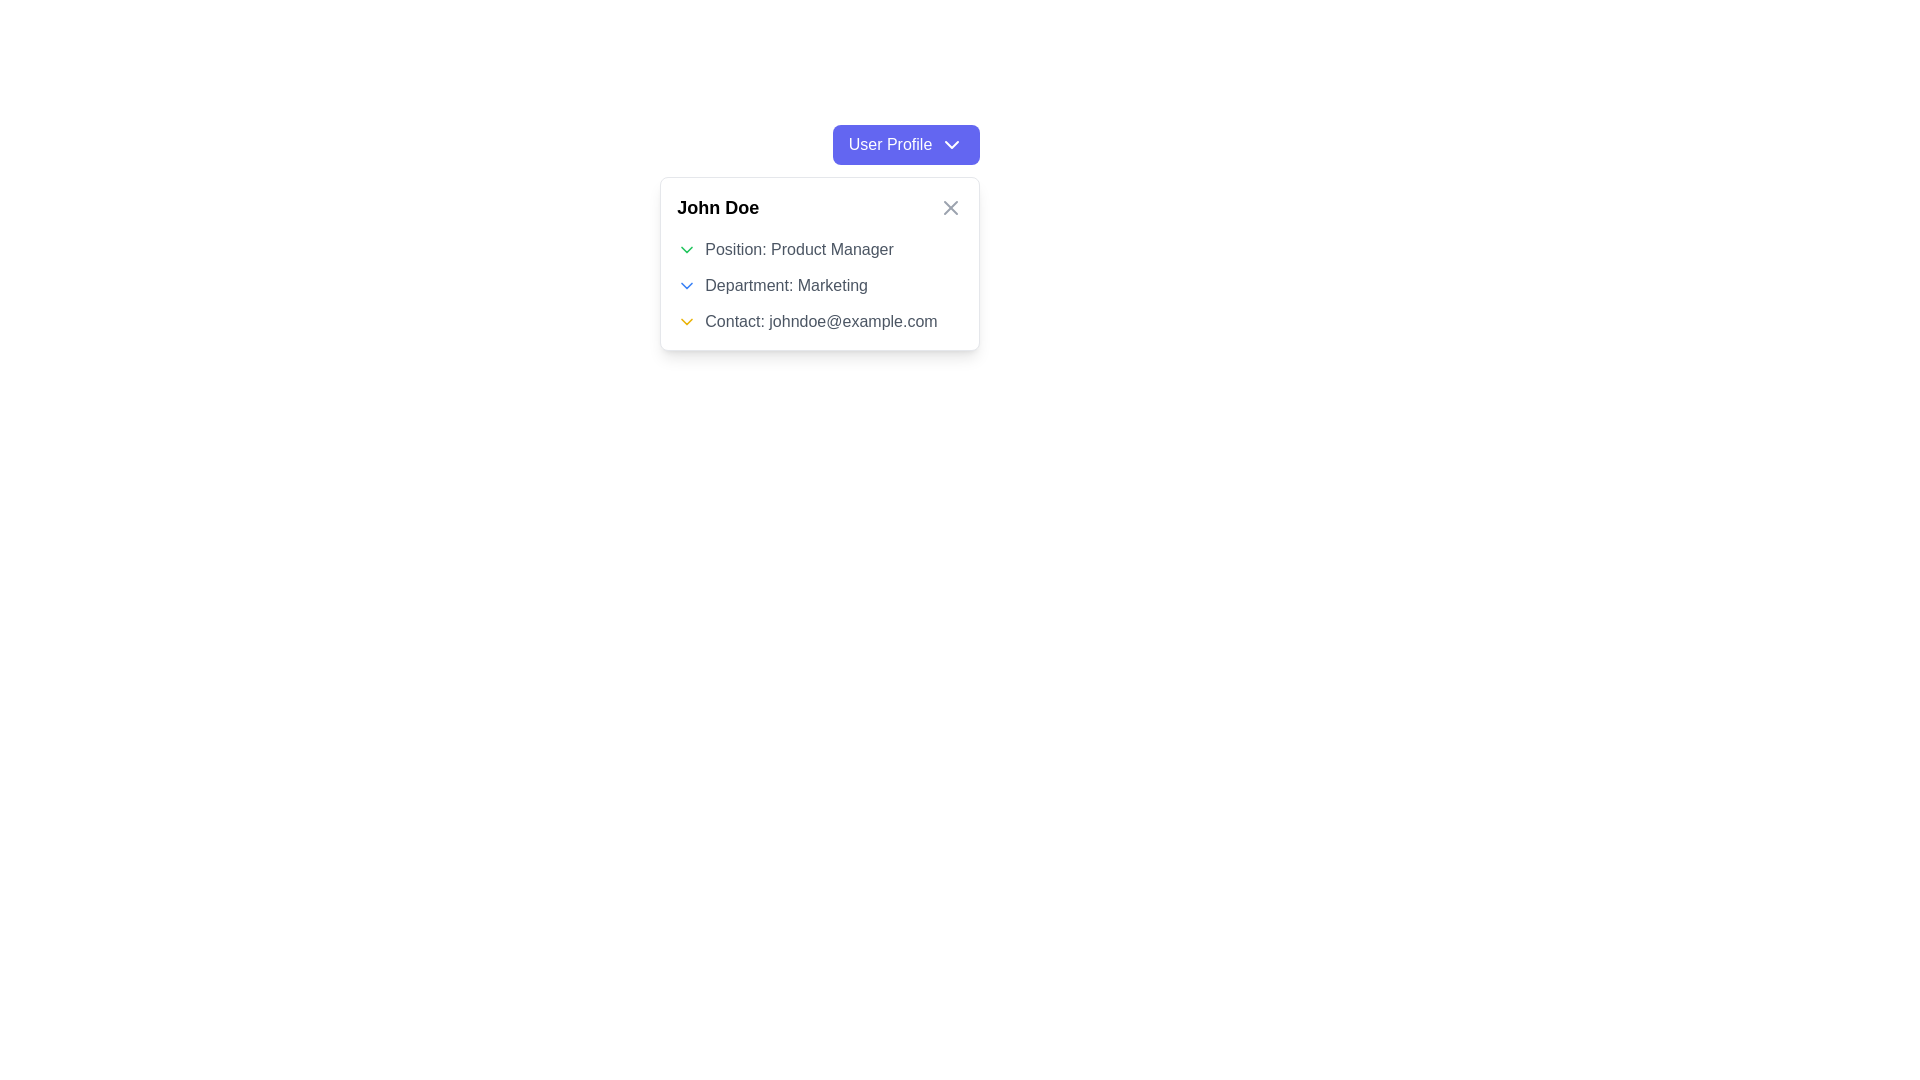 The height and width of the screenshot is (1080, 1920). Describe the element at coordinates (905, 144) in the screenshot. I see `the 'User Profile' dropdown toggle button with a purple background and white text` at that location.